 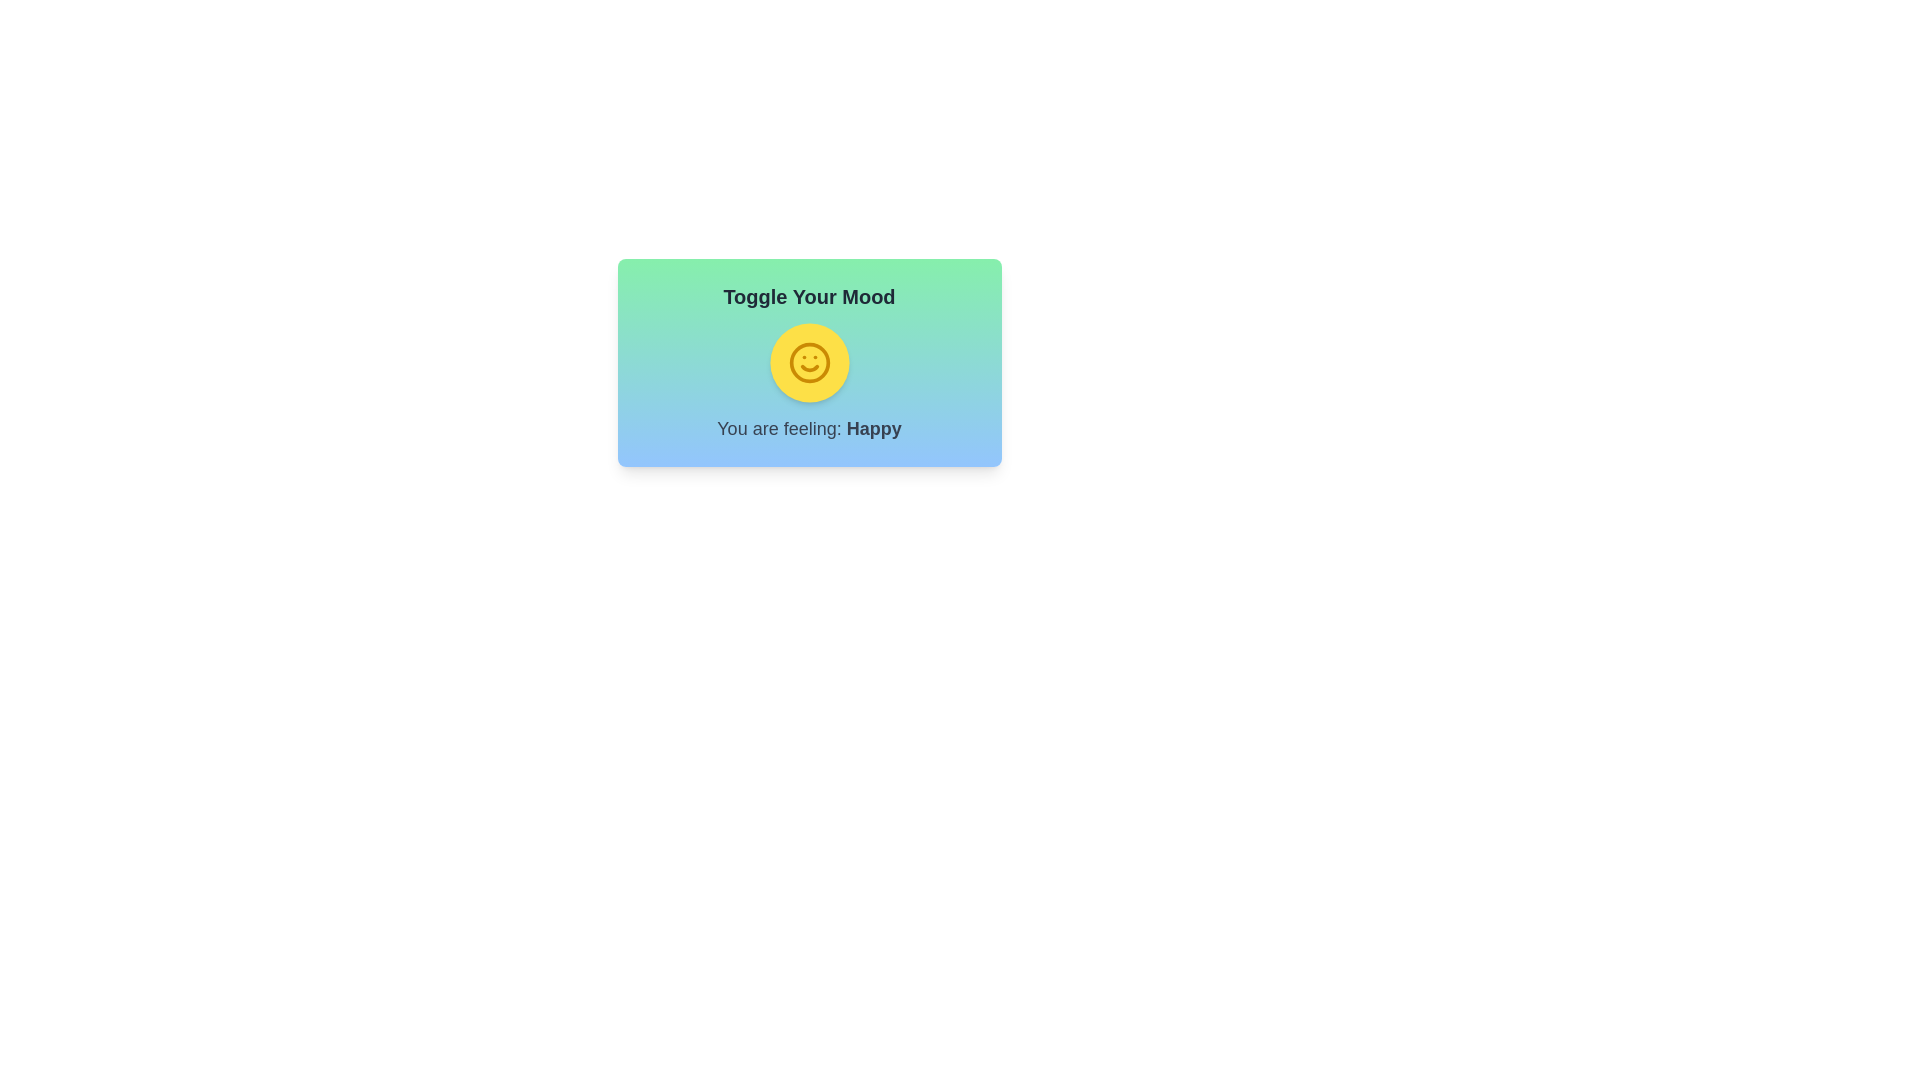 What do you see at coordinates (809, 362) in the screenshot?
I see `mood toggle button to switch its state` at bounding box center [809, 362].